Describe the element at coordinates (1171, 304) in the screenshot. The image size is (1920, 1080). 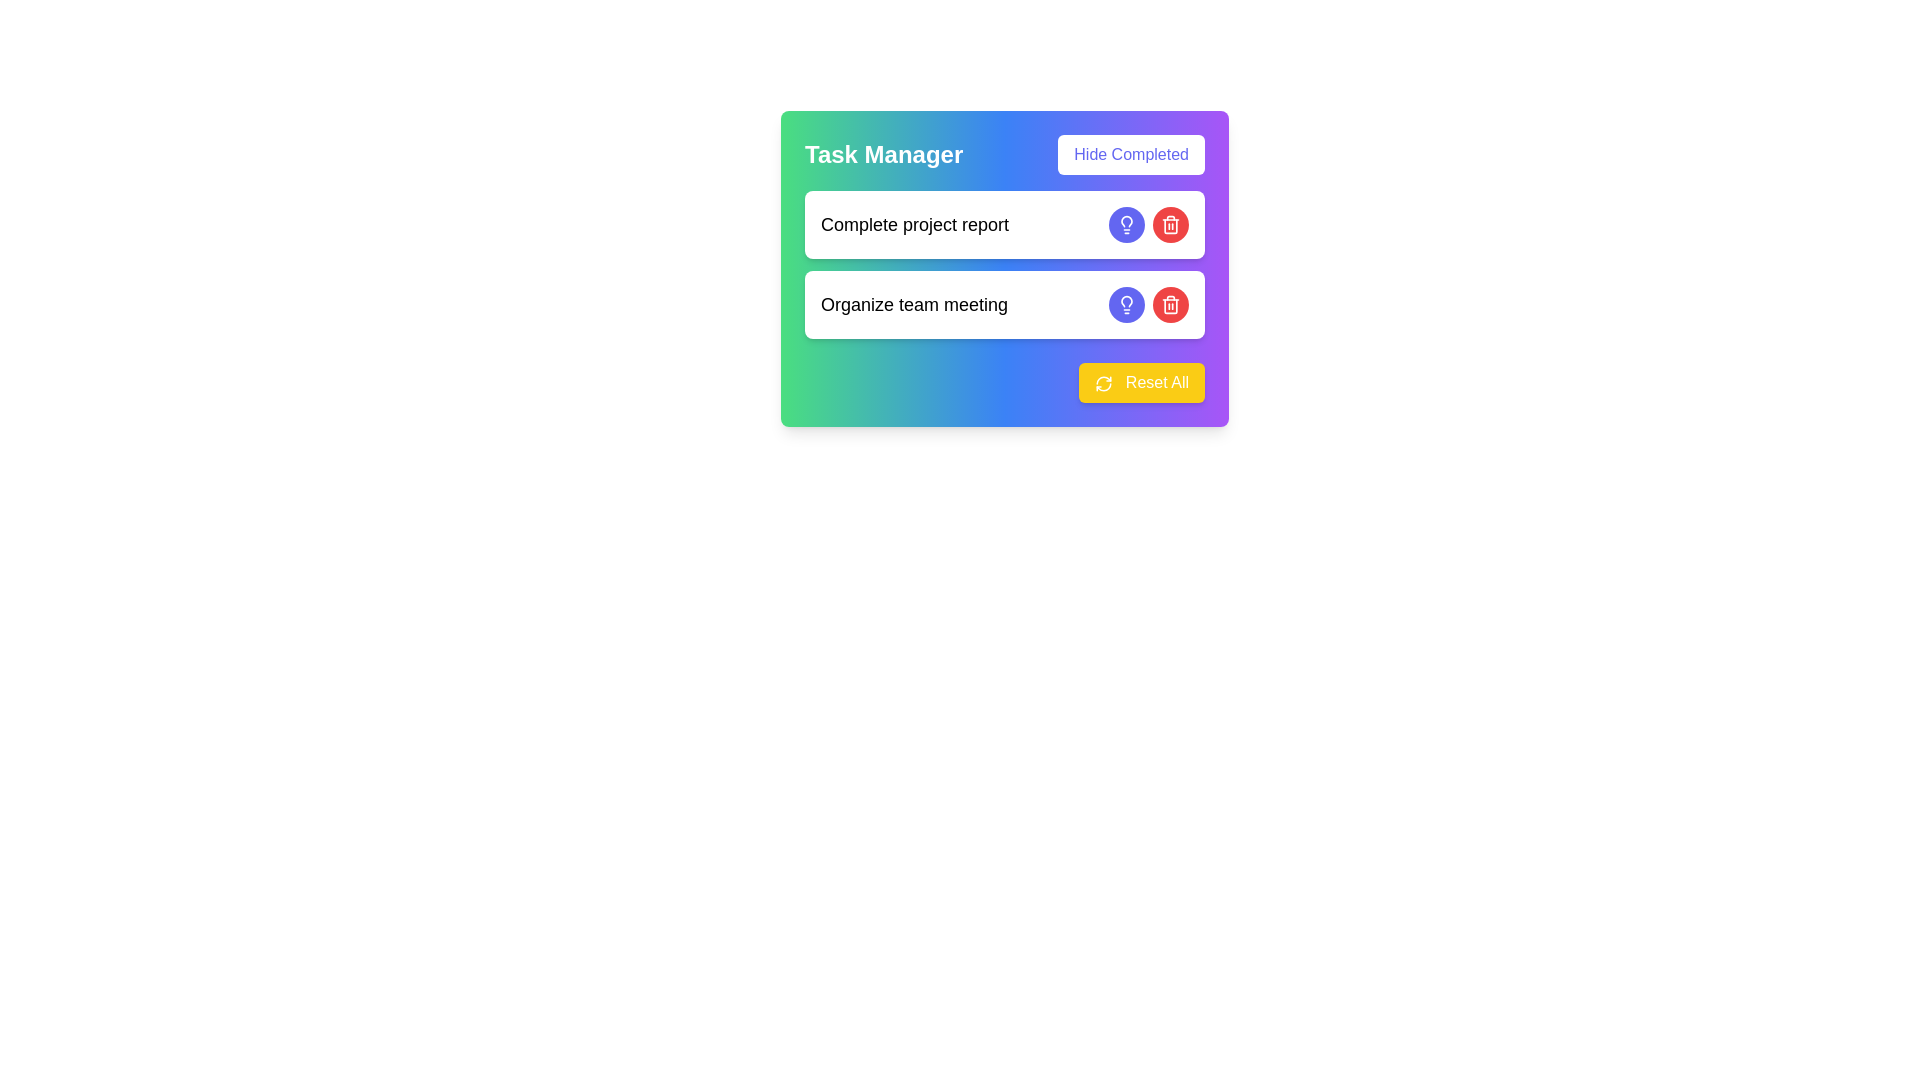
I see `the circular red delete button with a white trash can icon located at the far right of the second task entry` at that location.